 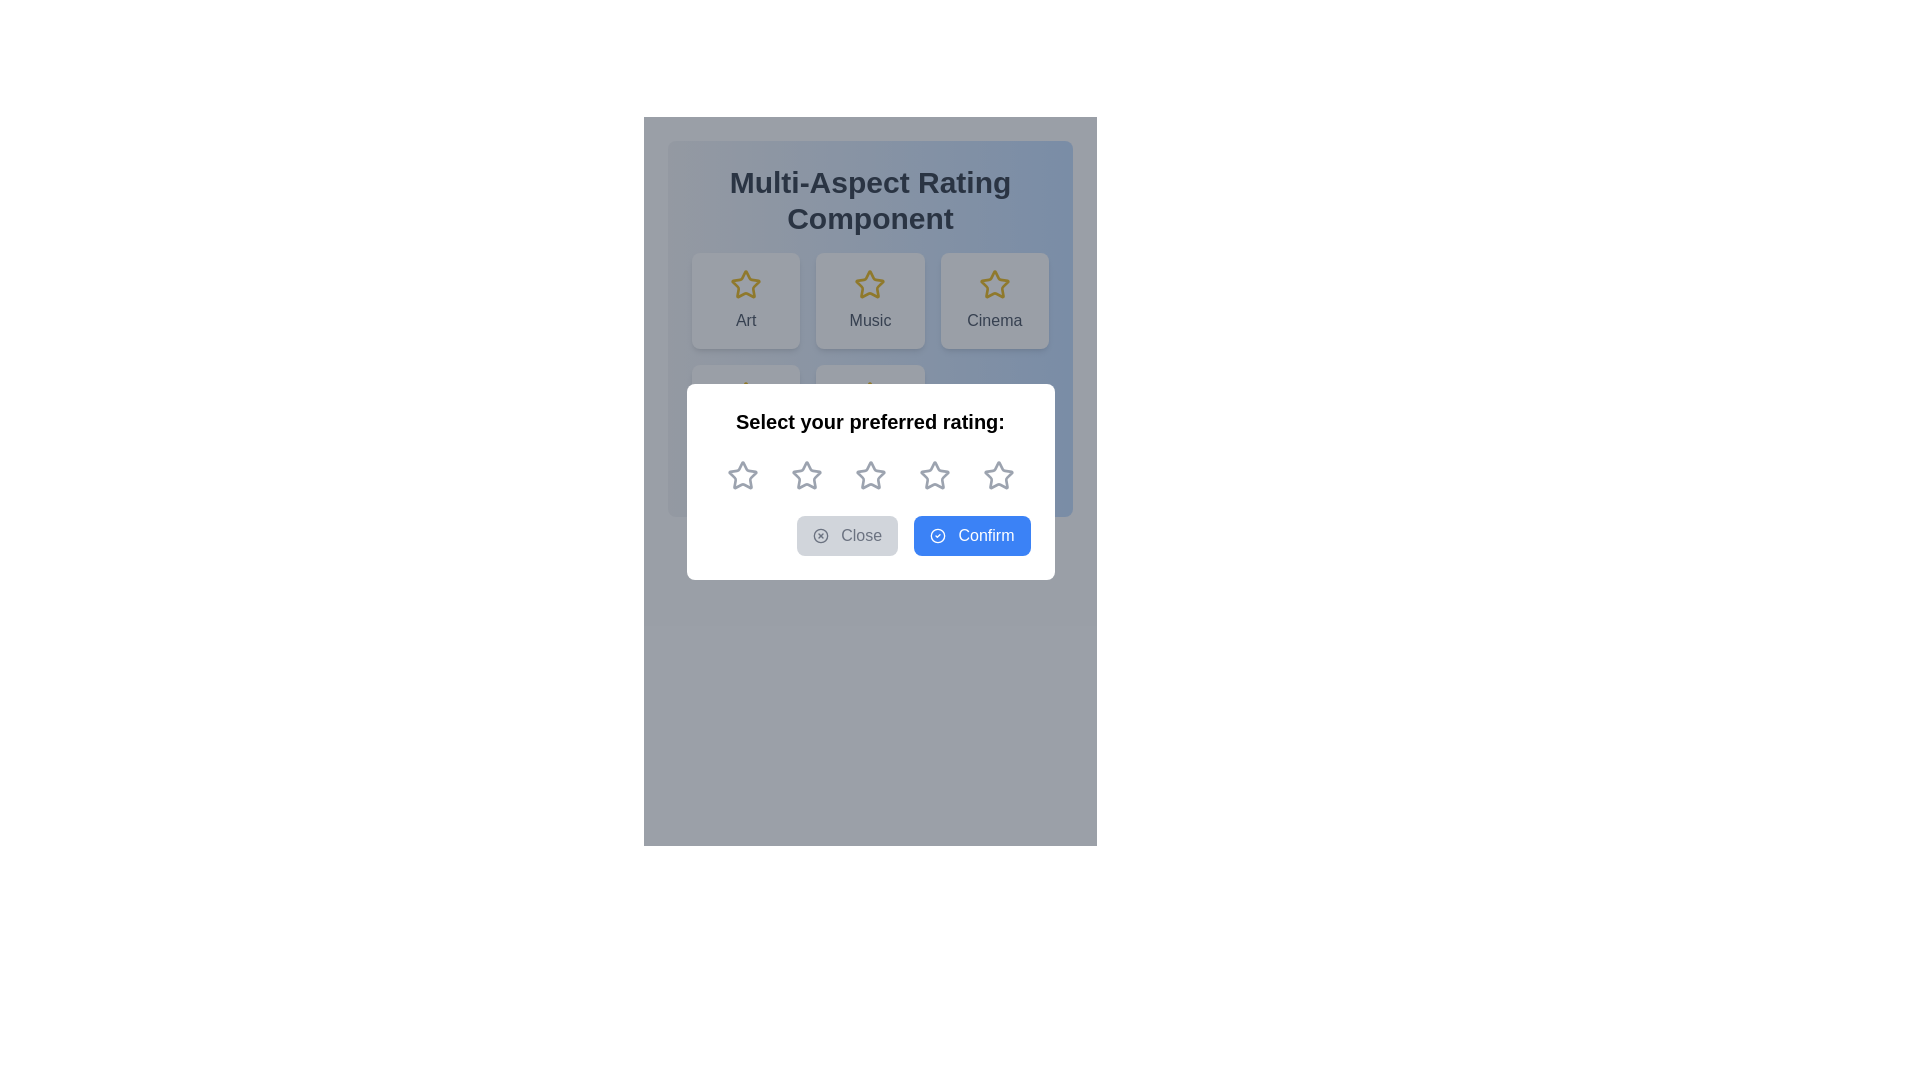 What do you see at coordinates (971, 534) in the screenshot?
I see `the blue 'Confirm' button with a checkmark icon at the bottom right of the modal interface to confirm the action` at bounding box center [971, 534].